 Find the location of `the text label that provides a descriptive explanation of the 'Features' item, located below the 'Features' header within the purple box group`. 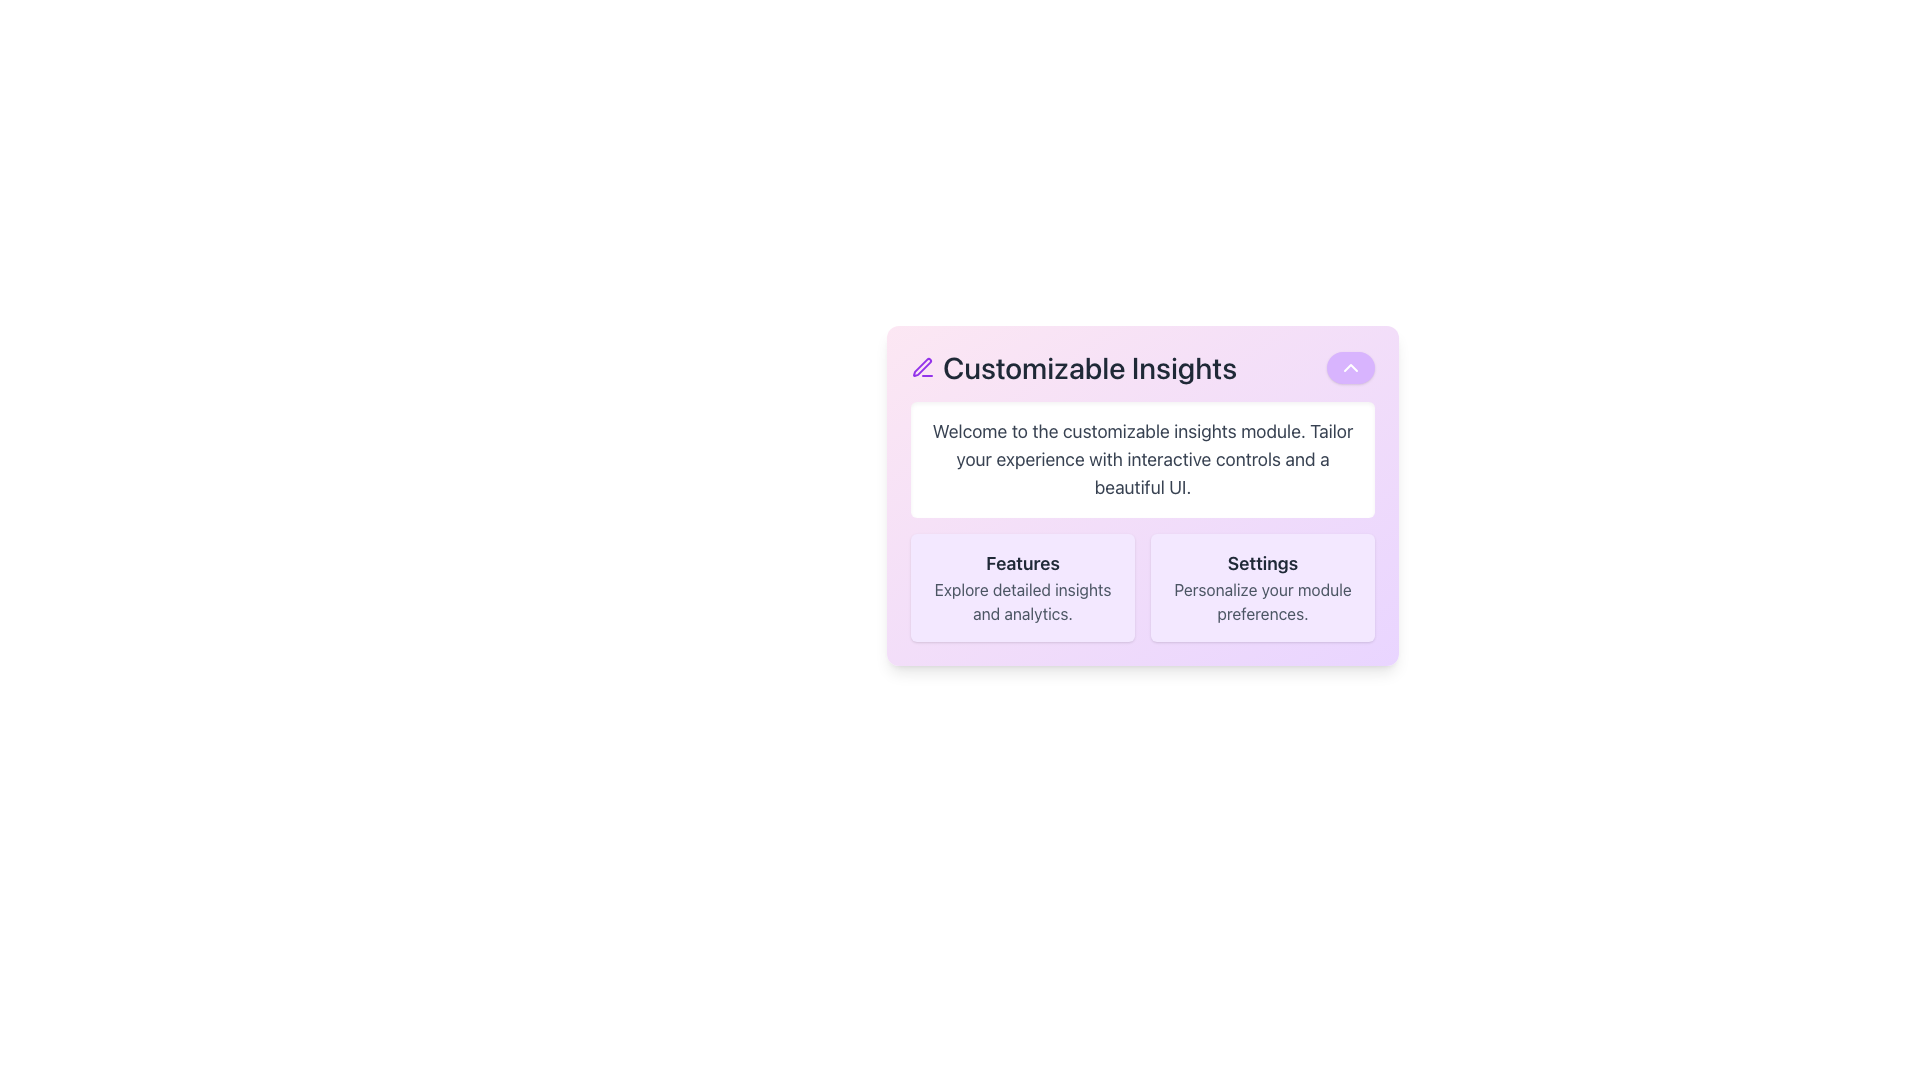

the text label that provides a descriptive explanation of the 'Features' item, located below the 'Features' header within the purple box group is located at coordinates (1022, 600).